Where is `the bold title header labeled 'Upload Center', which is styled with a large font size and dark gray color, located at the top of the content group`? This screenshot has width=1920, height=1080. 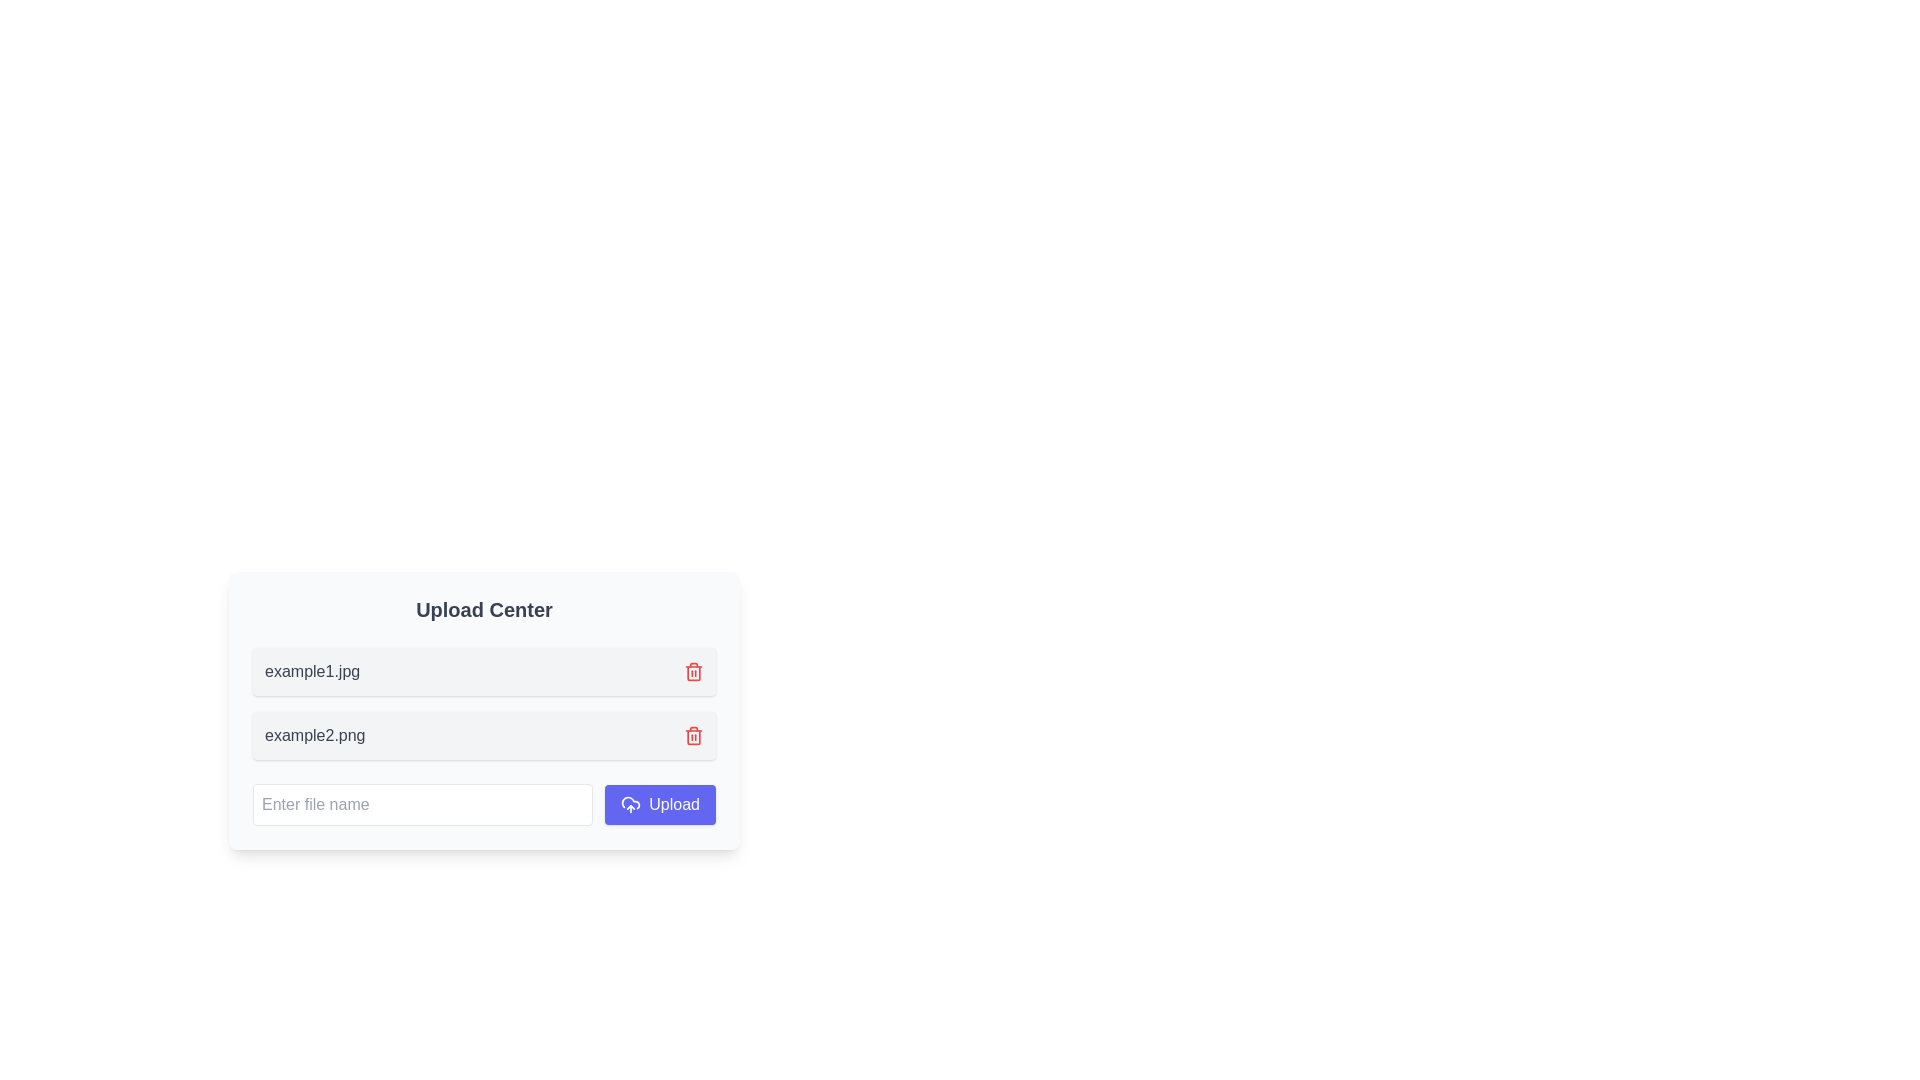
the bold title header labeled 'Upload Center', which is styled with a large font size and dark gray color, located at the top of the content group is located at coordinates (484, 608).